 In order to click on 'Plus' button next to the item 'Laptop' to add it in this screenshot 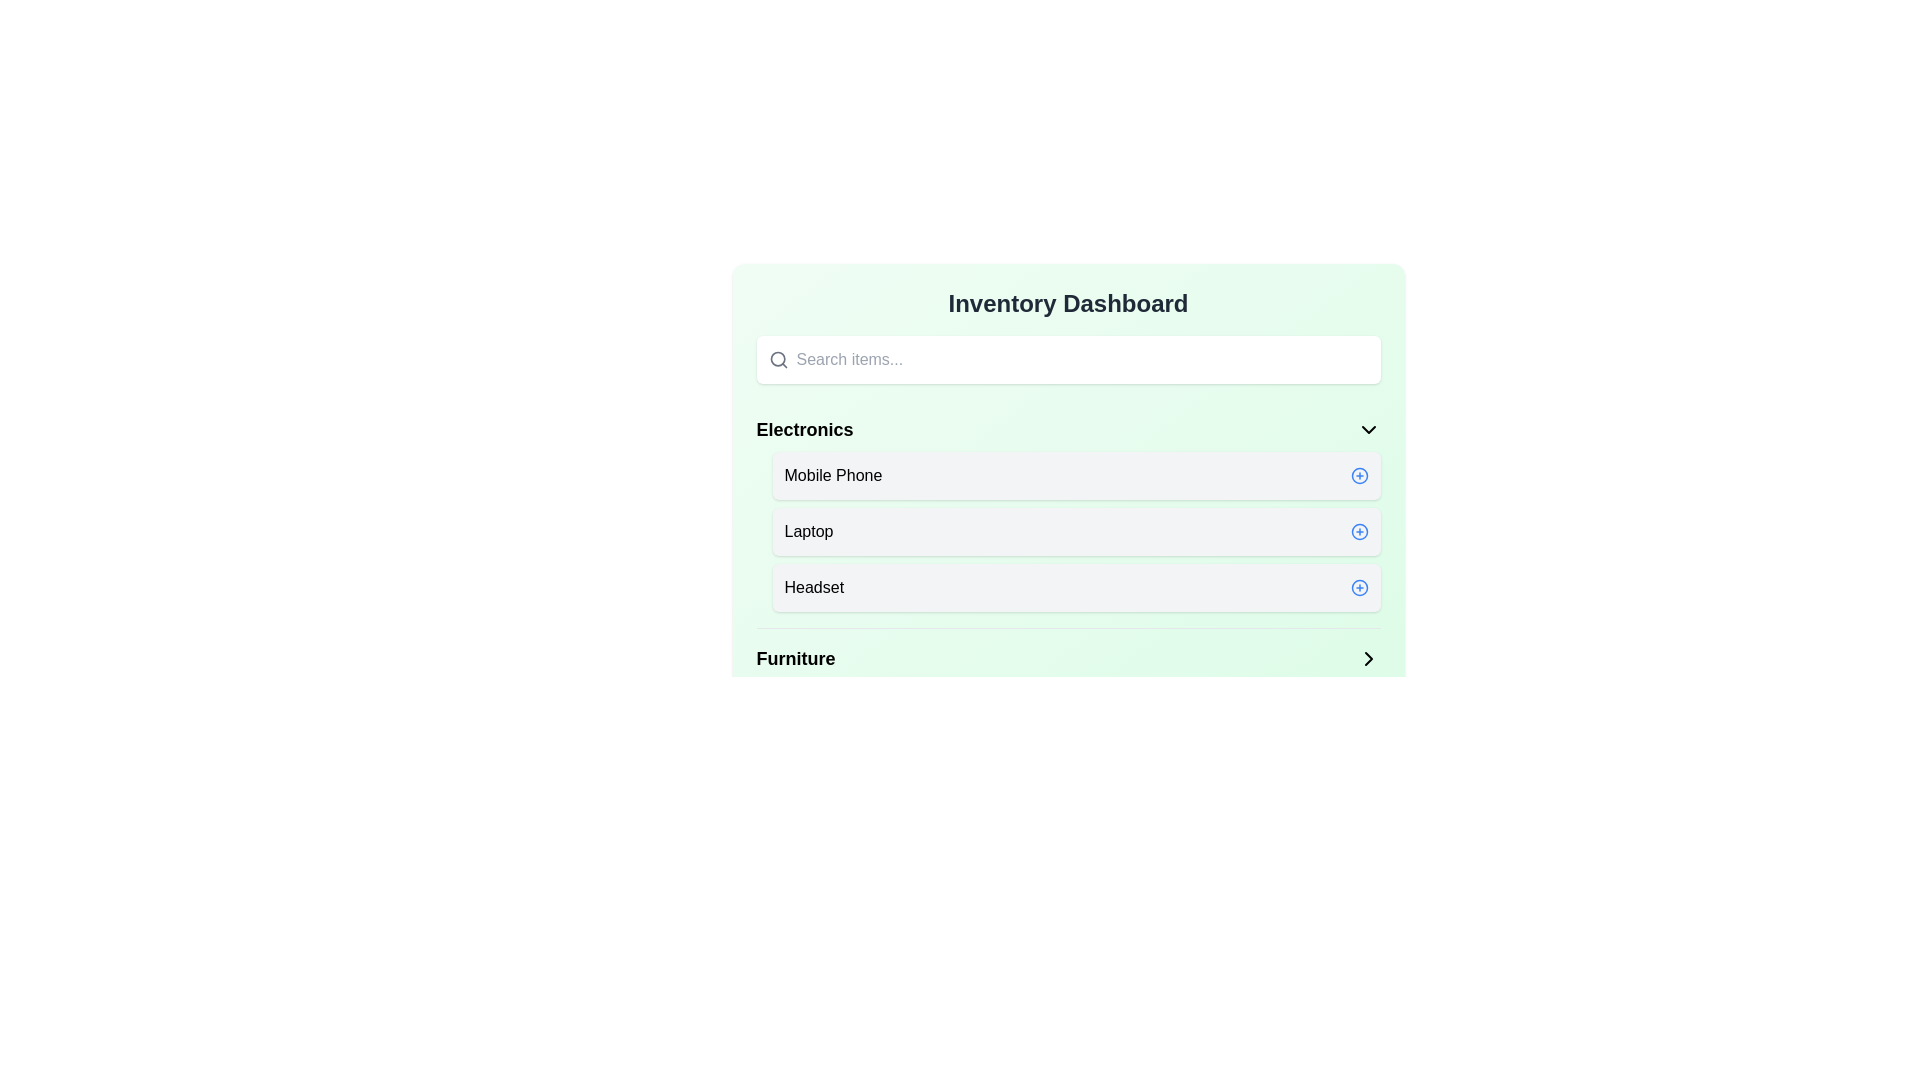, I will do `click(1359, 531)`.